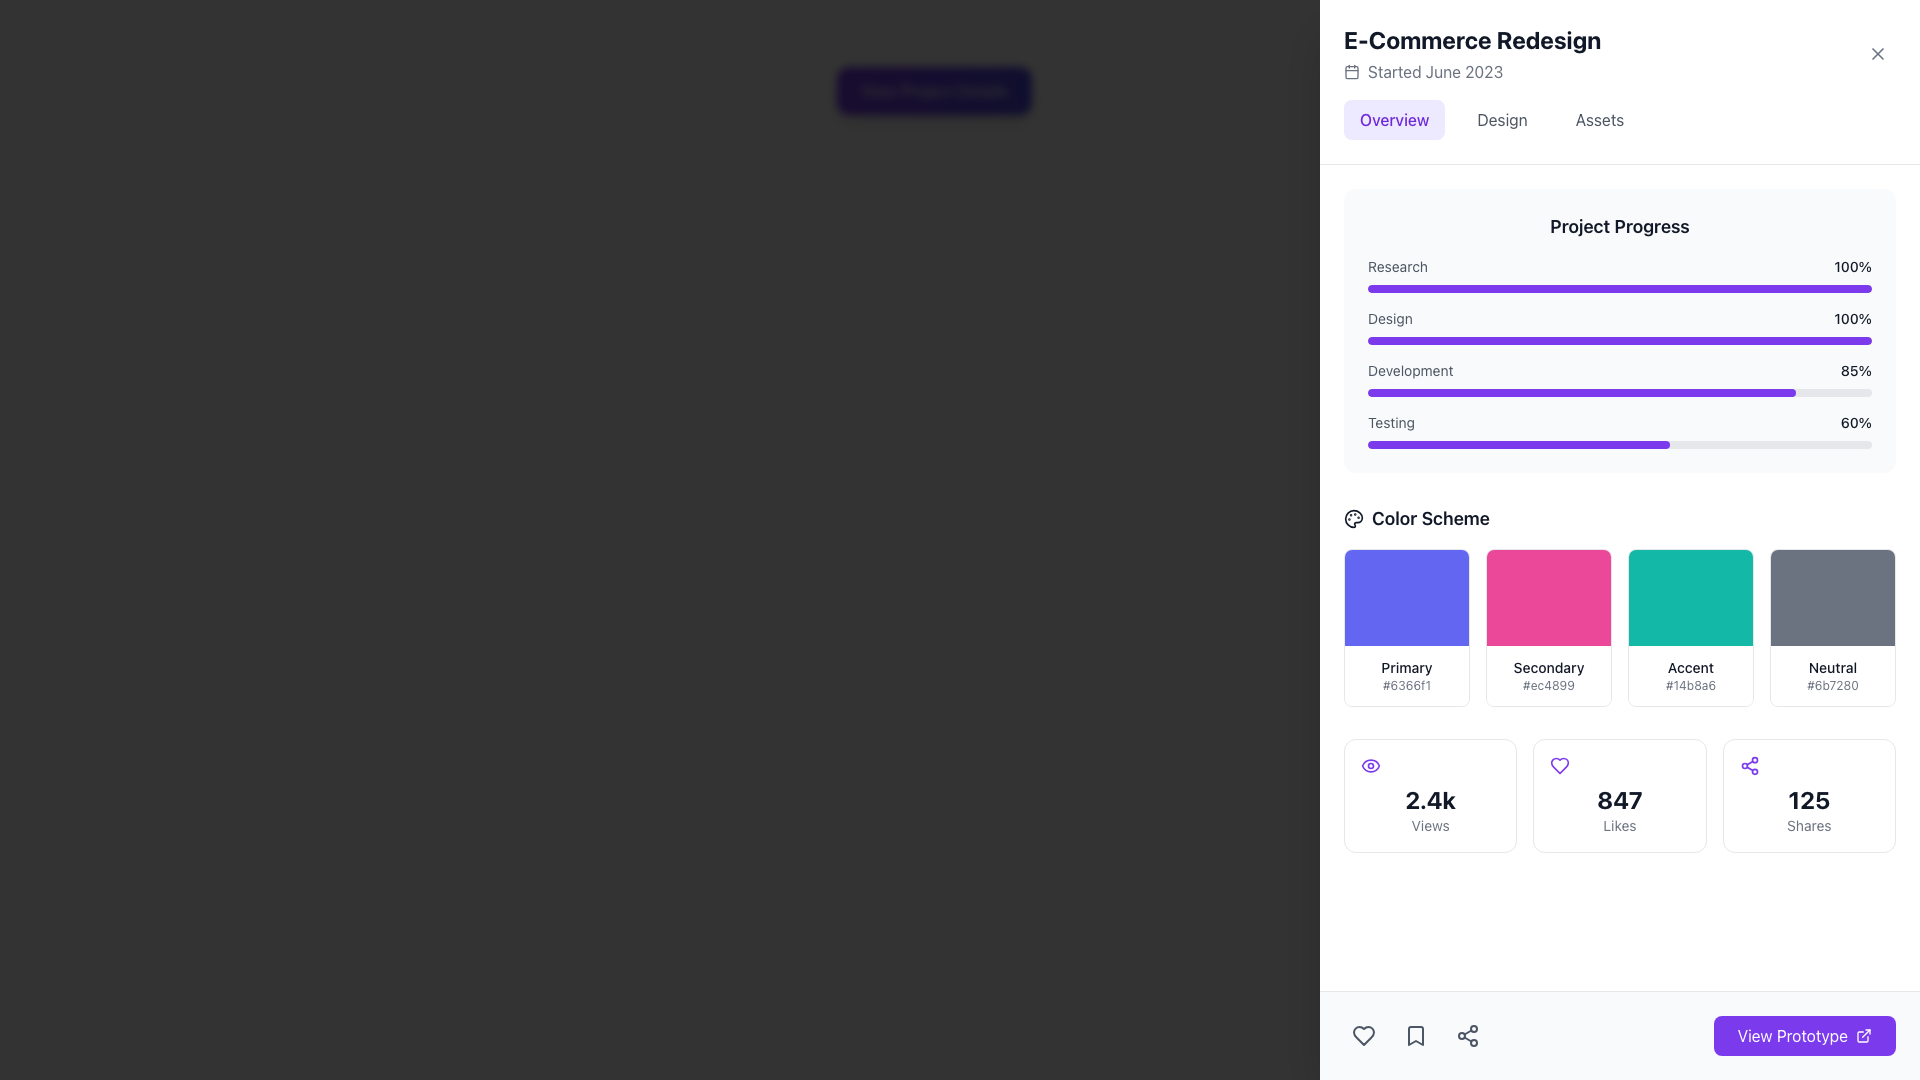 The width and height of the screenshot is (1920, 1080). Describe the element at coordinates (1405, 675) in the screenshot. I see `text of the Label containing 'Primary' and '#6366f1' located in the 'Color Scheme' section, beneath the purple rectangular area` at that location.